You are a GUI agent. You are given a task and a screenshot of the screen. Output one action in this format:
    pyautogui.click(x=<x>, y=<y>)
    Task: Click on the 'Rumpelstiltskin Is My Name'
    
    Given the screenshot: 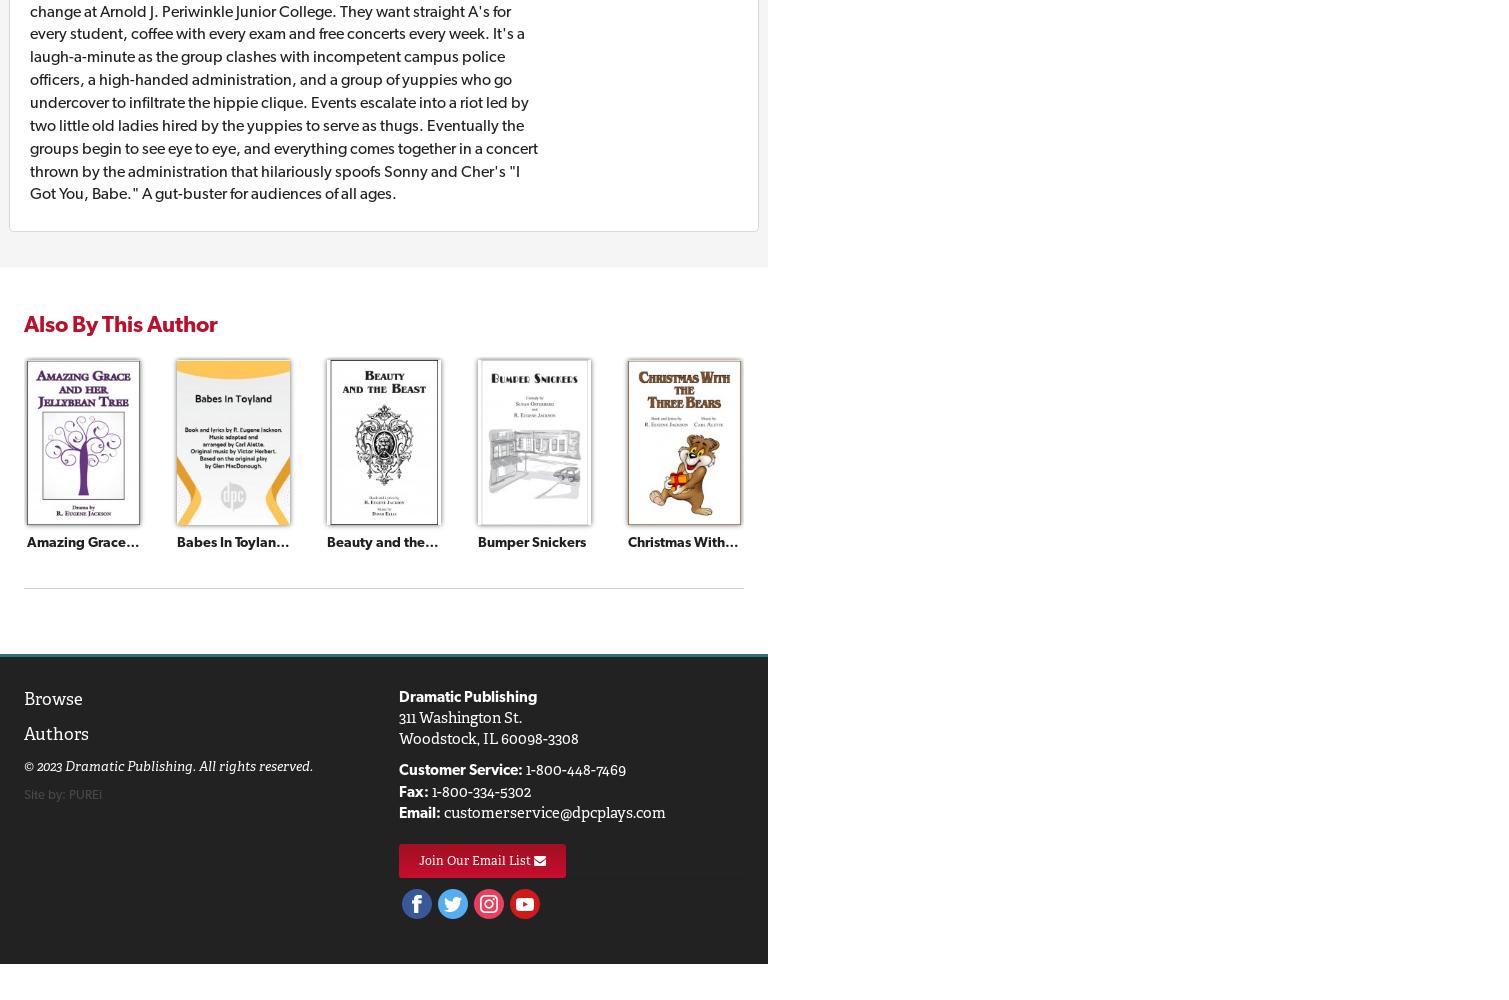 What is the action you would take?
    pyautogui.click(x=1228, y=541)
    